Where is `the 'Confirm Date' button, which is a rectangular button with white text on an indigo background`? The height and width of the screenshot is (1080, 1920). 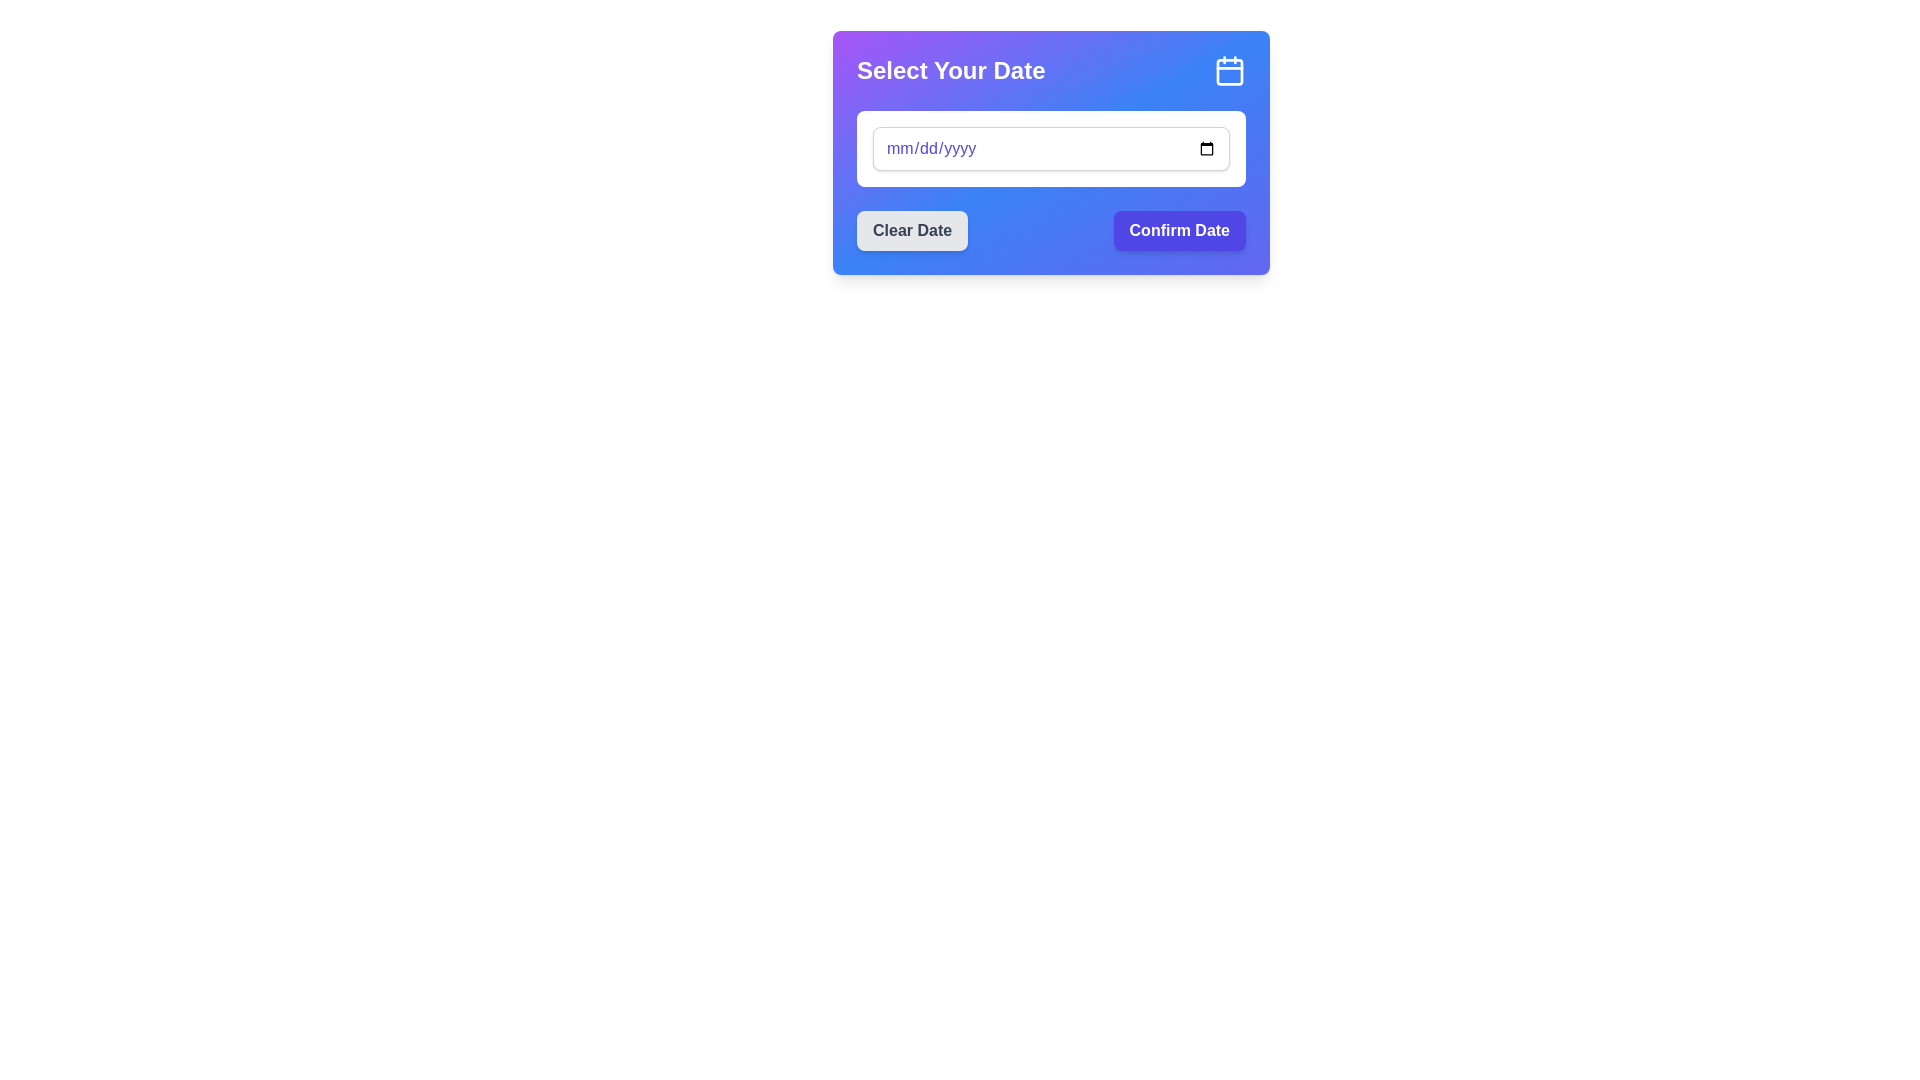 the 'Confirm Date' button, which is a rectangular button with white text on an indigo background is located at coordinates (1179, 230).